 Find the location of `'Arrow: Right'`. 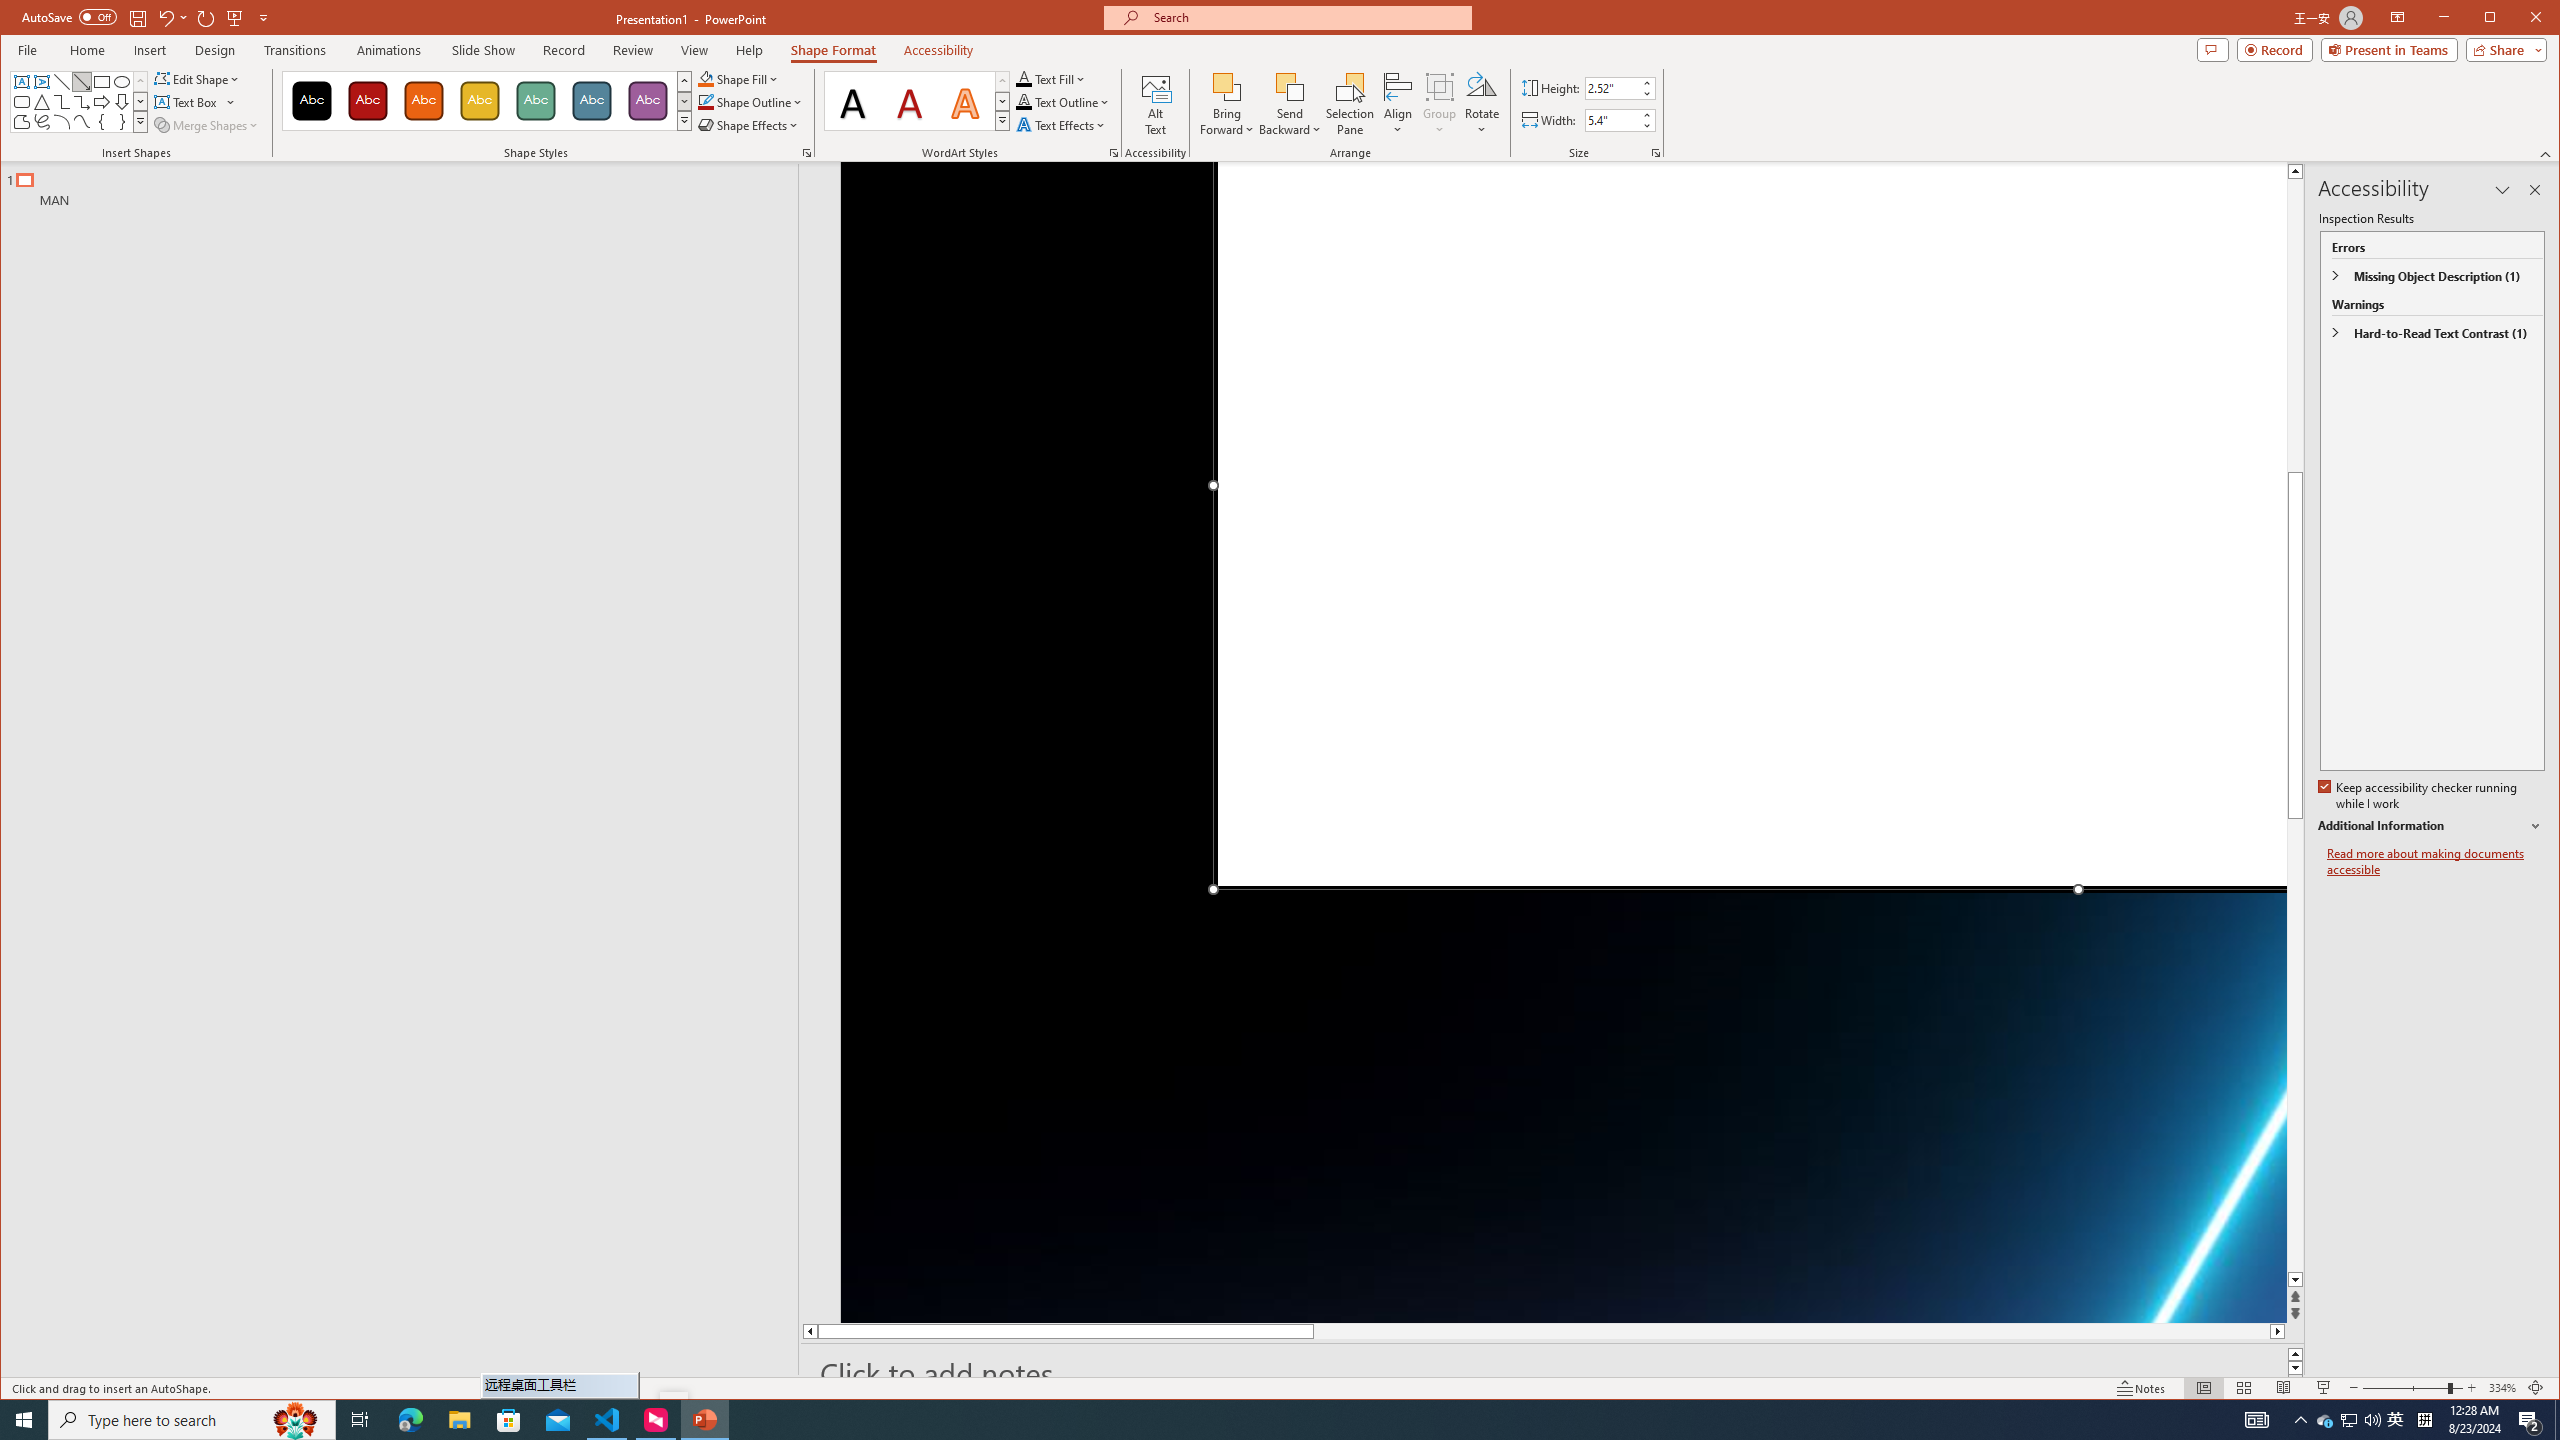

'Arrow: Right' is located at coordinates (101, 102).